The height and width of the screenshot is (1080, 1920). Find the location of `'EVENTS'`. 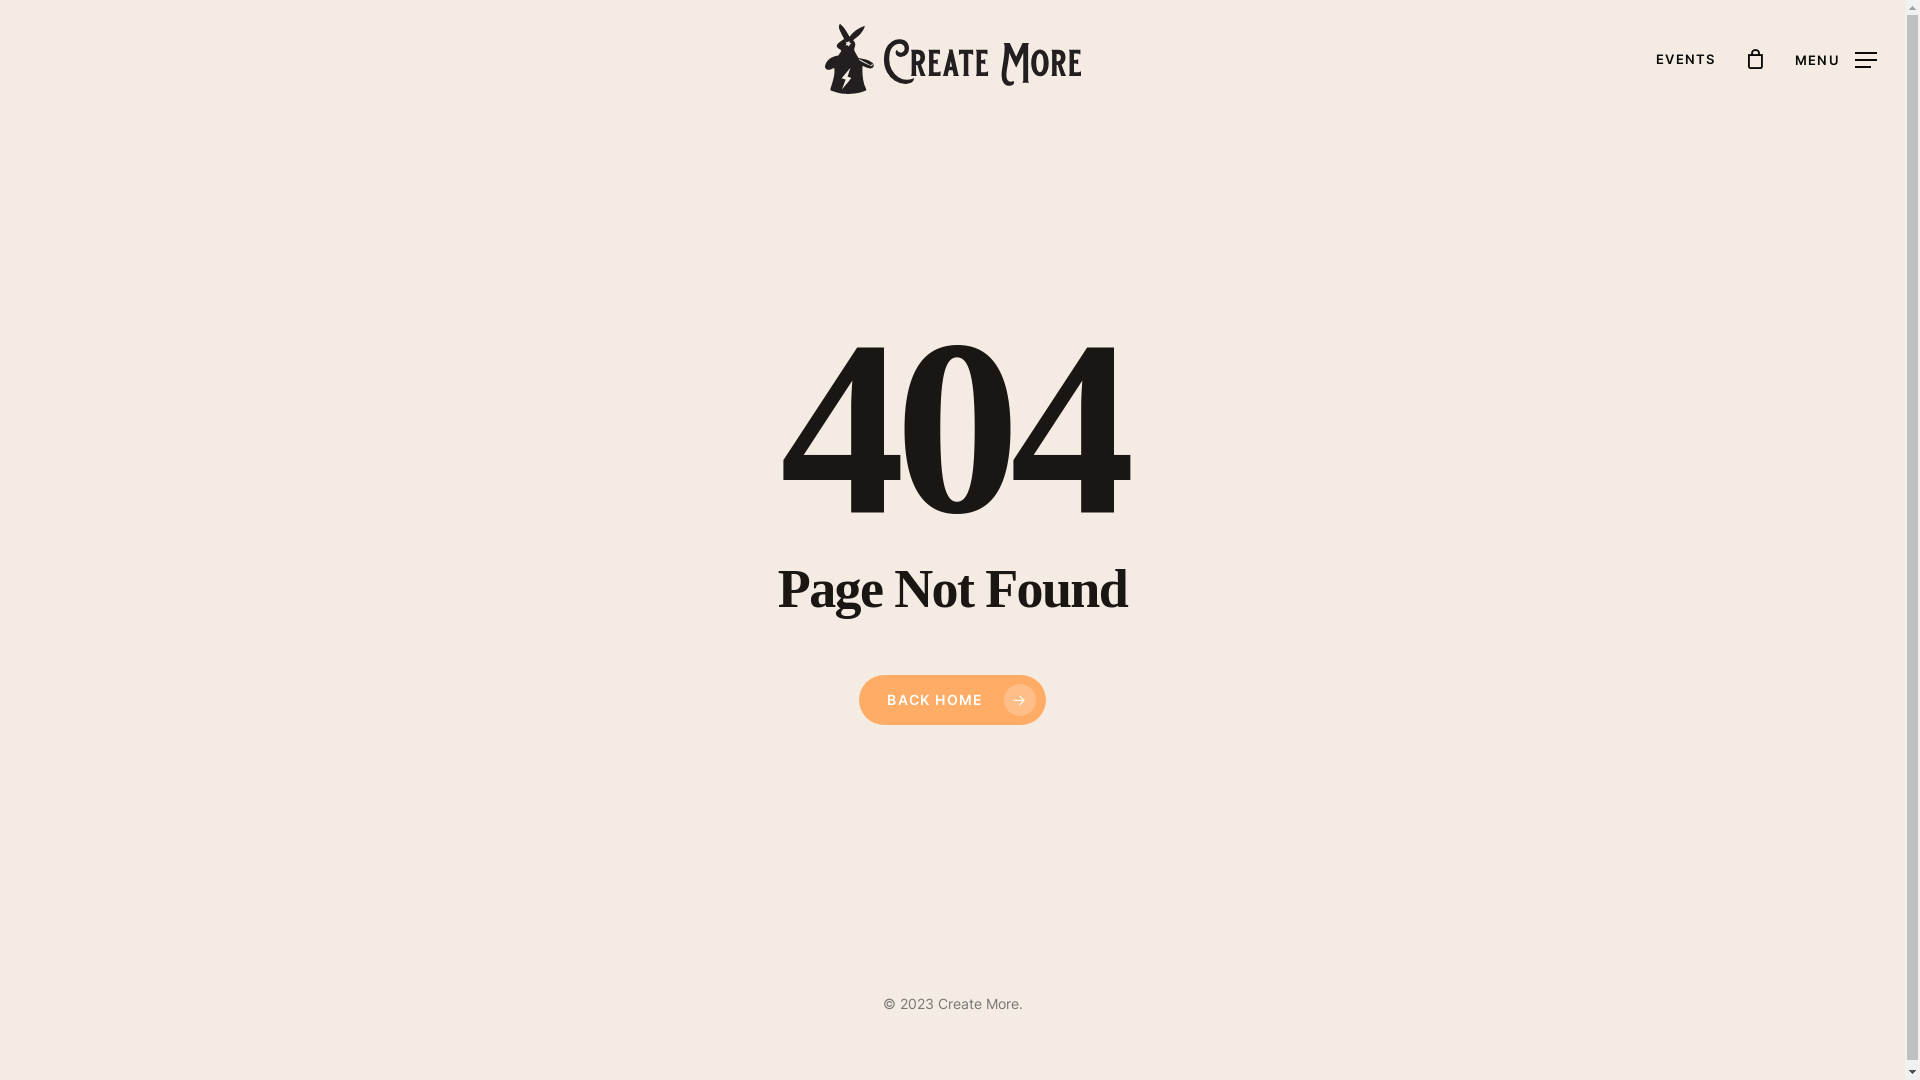

'EVENTS' is located at coordinates (1684, 57).